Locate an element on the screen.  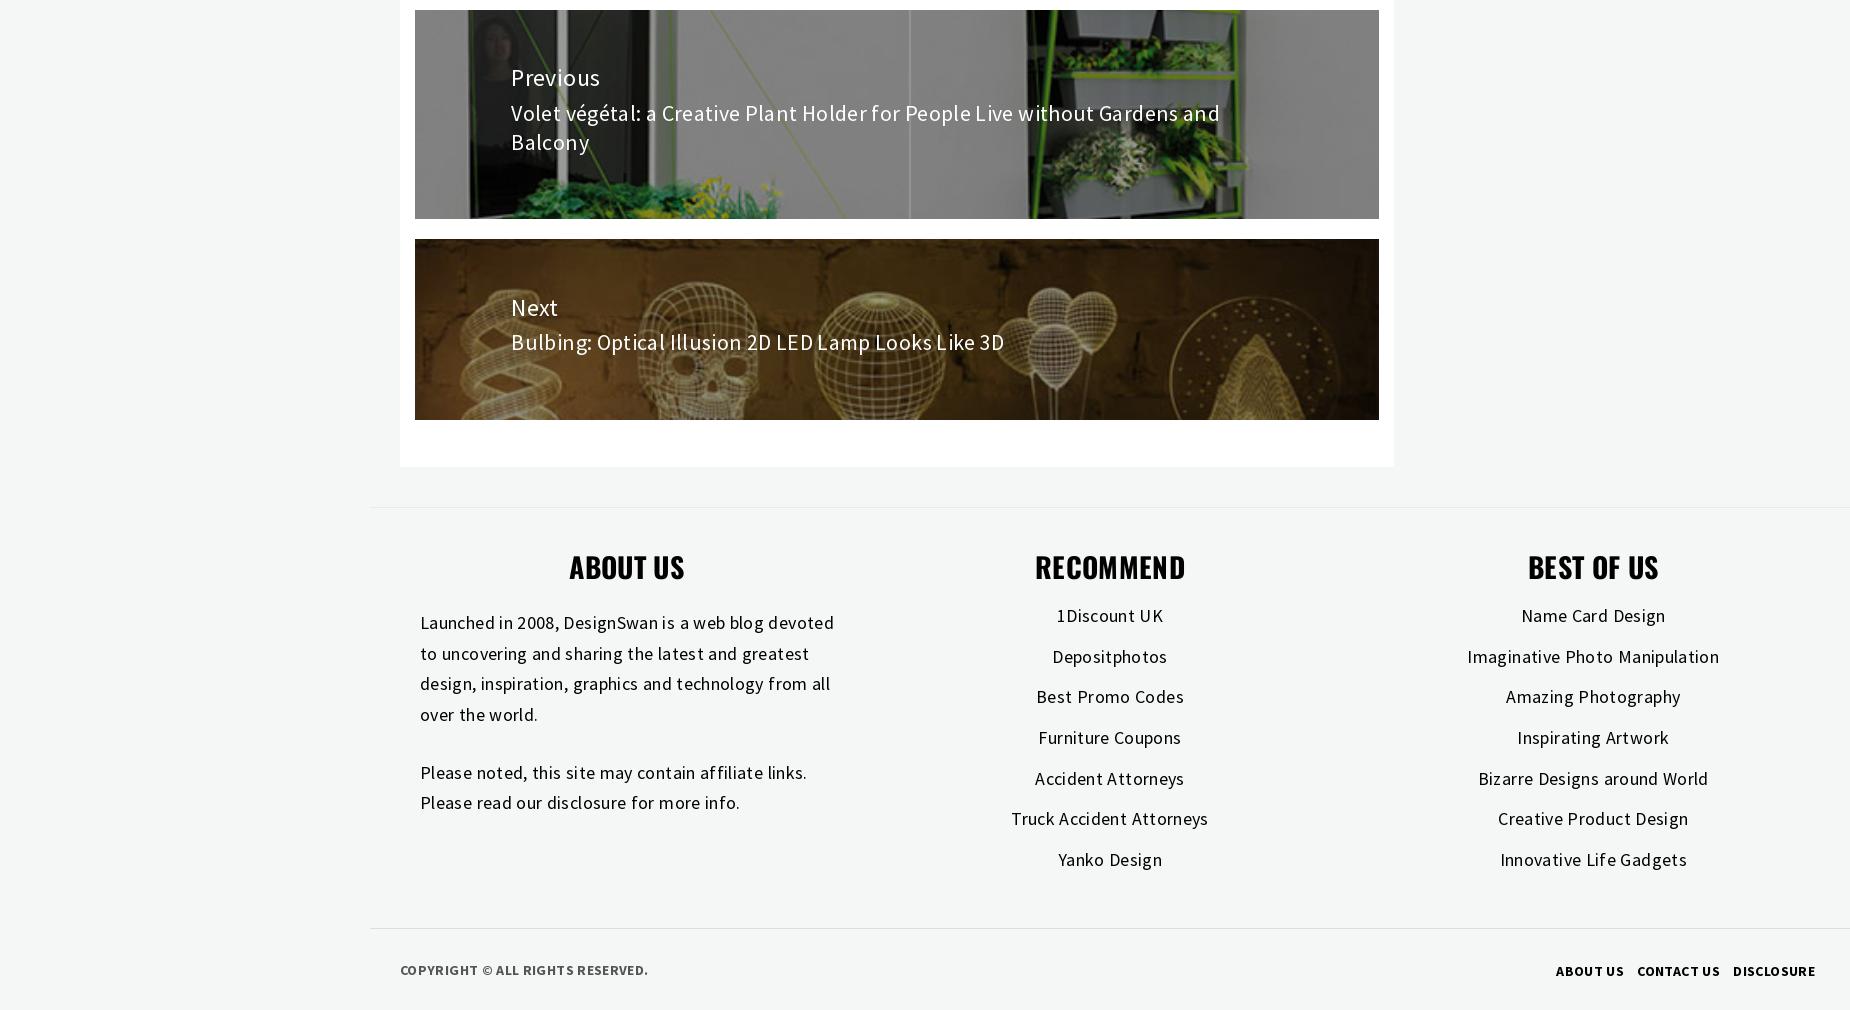
'Next' is located at coordinates (534, 306).